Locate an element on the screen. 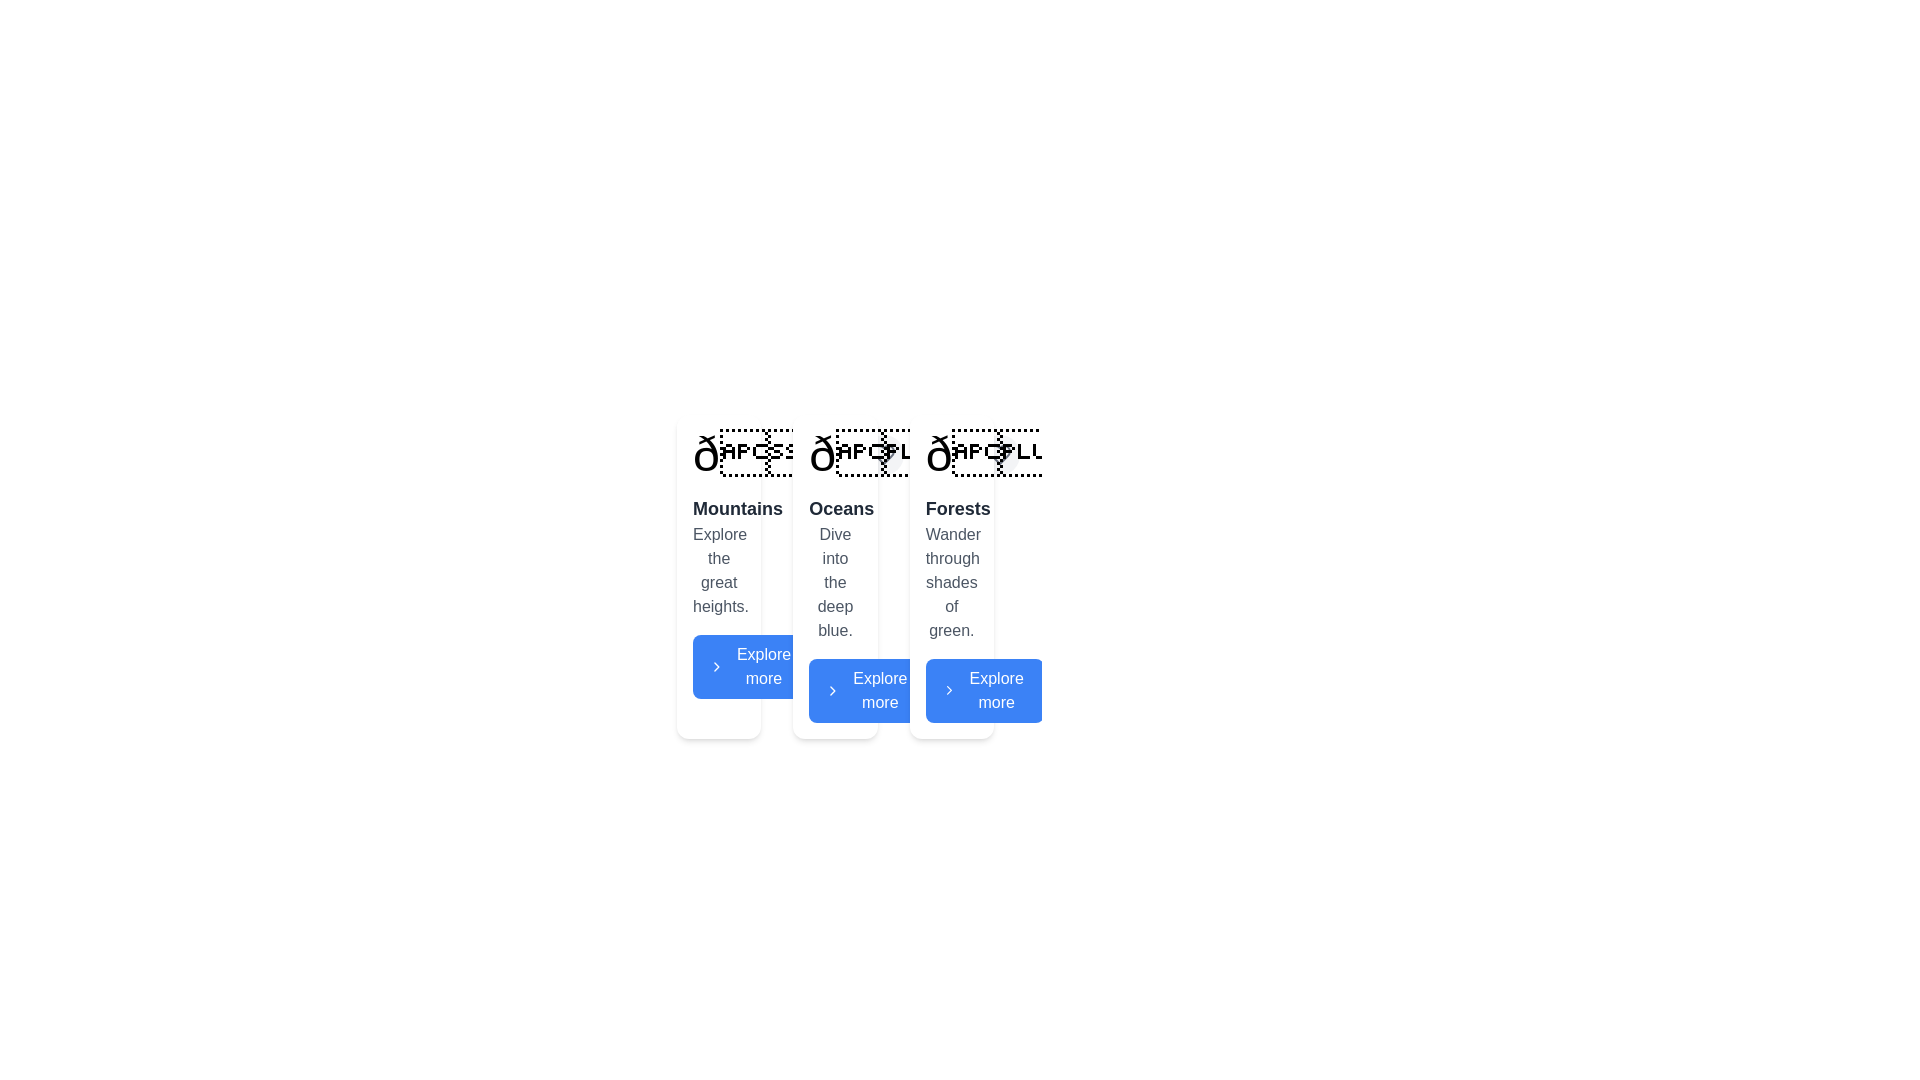 Image resolution: width=1920 pixels, height=1080 pixels. the 'Explore more' button with a blue background and a right-pointing chevron icon to change its background color is located at coordinates (751, 667).